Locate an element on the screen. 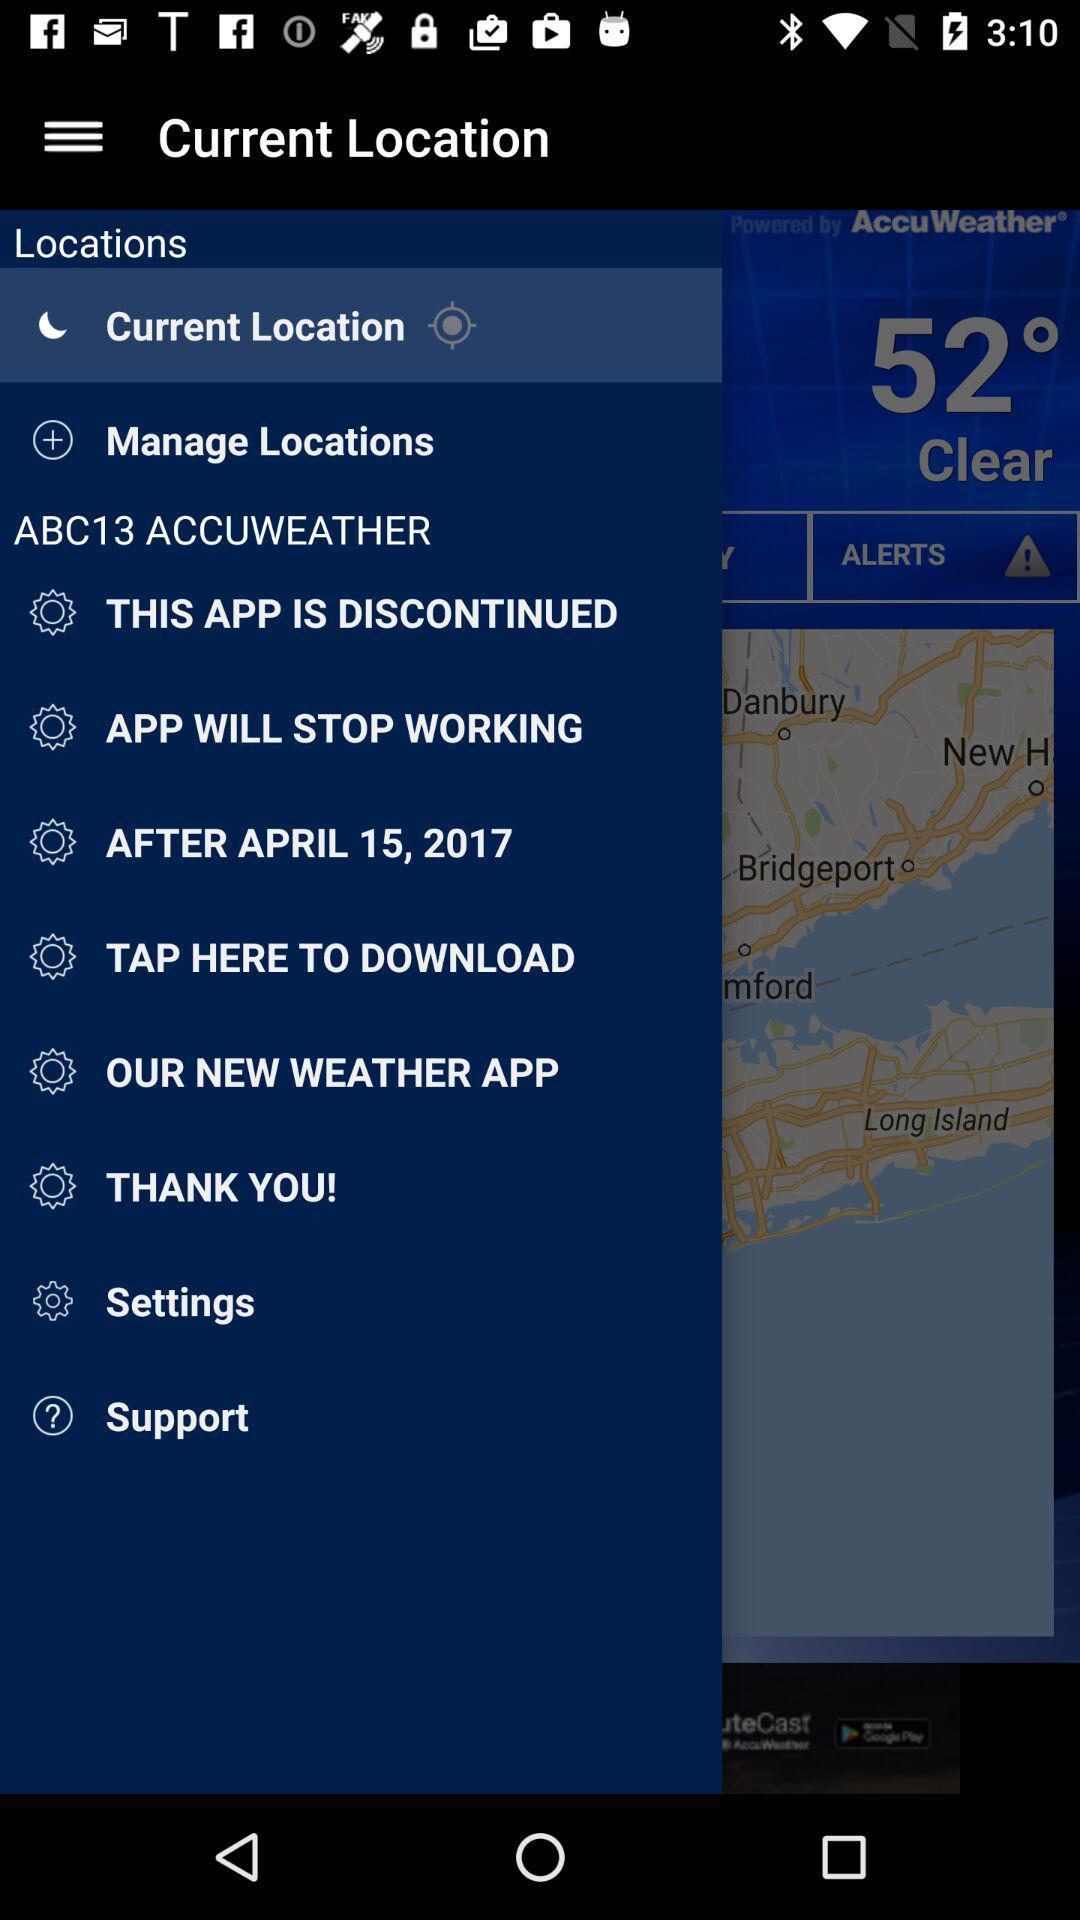 The image size is (1080, 1920). the menu icon is located at coordinates (72, 135).